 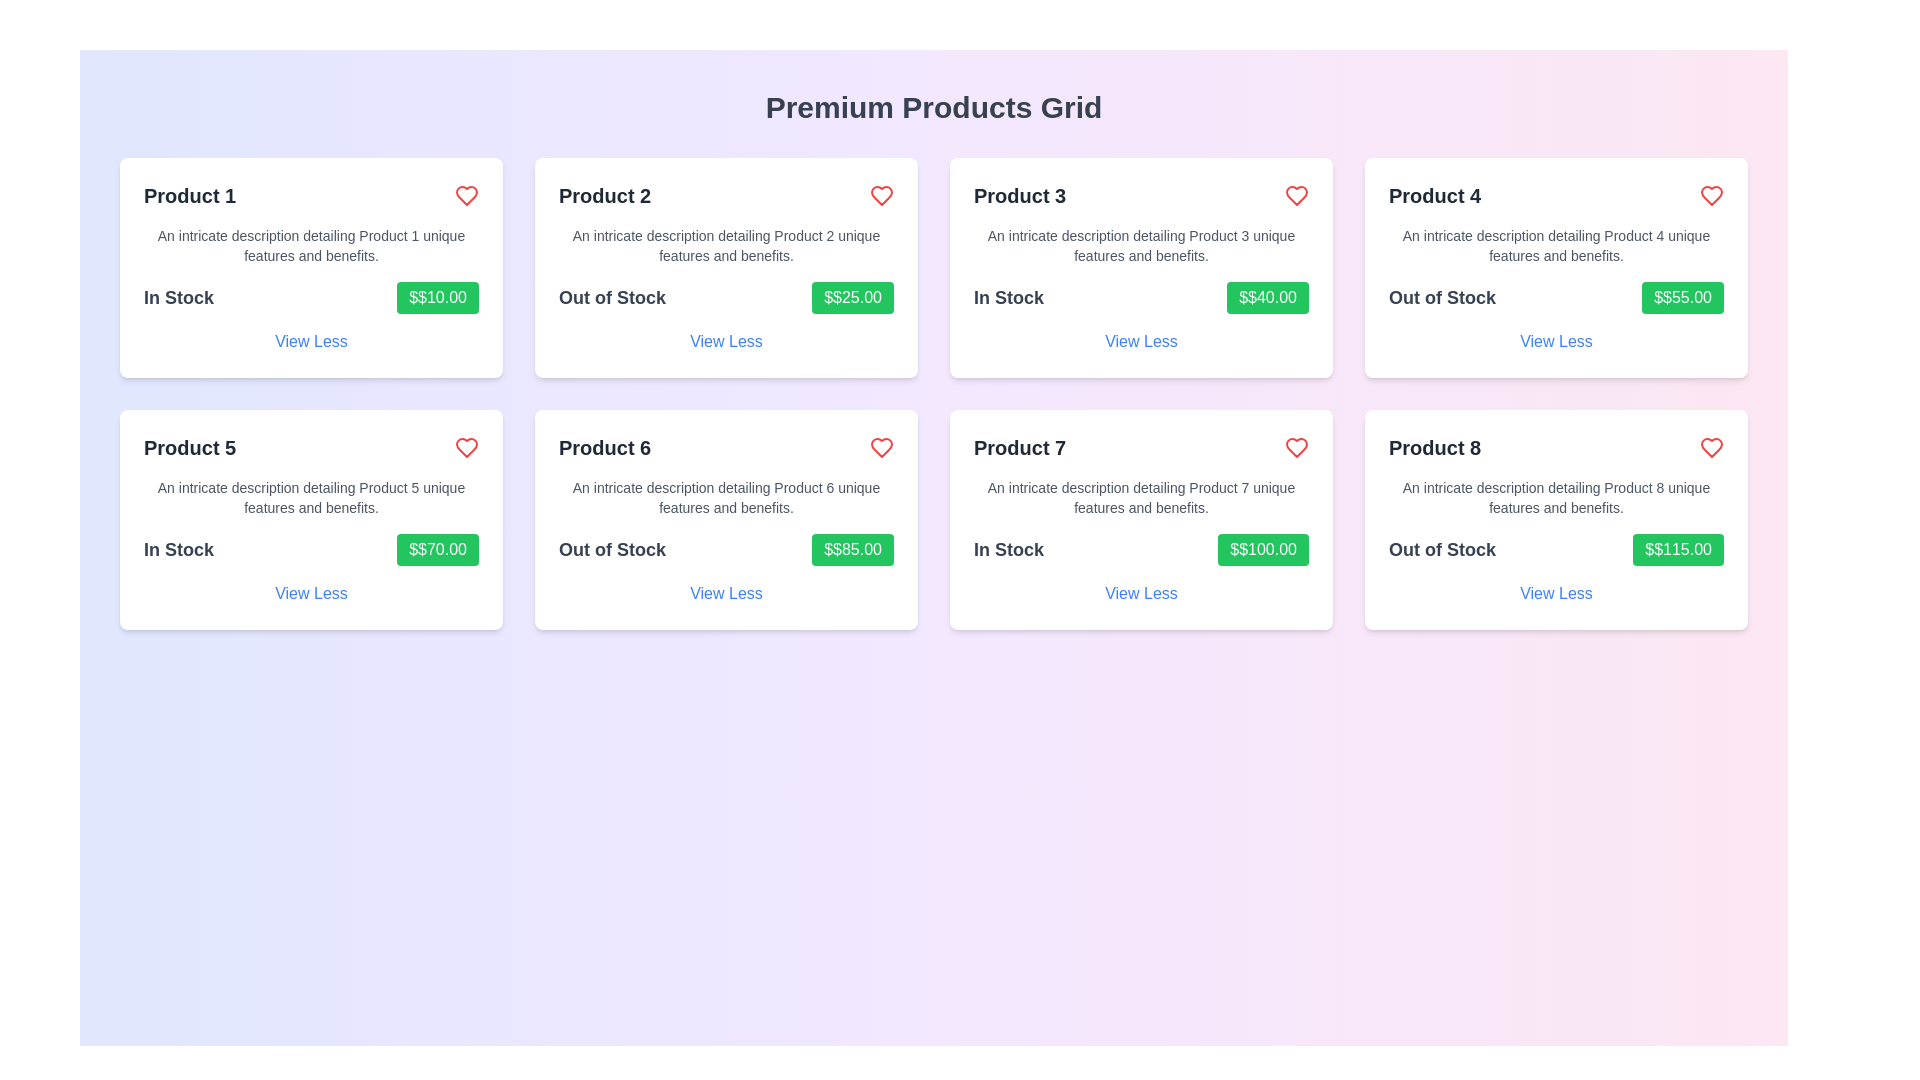 What do you see at coordinates (190, 196) in the screenshot?
I see `the bold, large-sized dark gray text label reading 'Product 1' located at the top-left of its card, above a descriptive paragraph and next to a heart-shaped icon` at bounding box center [190, 196].